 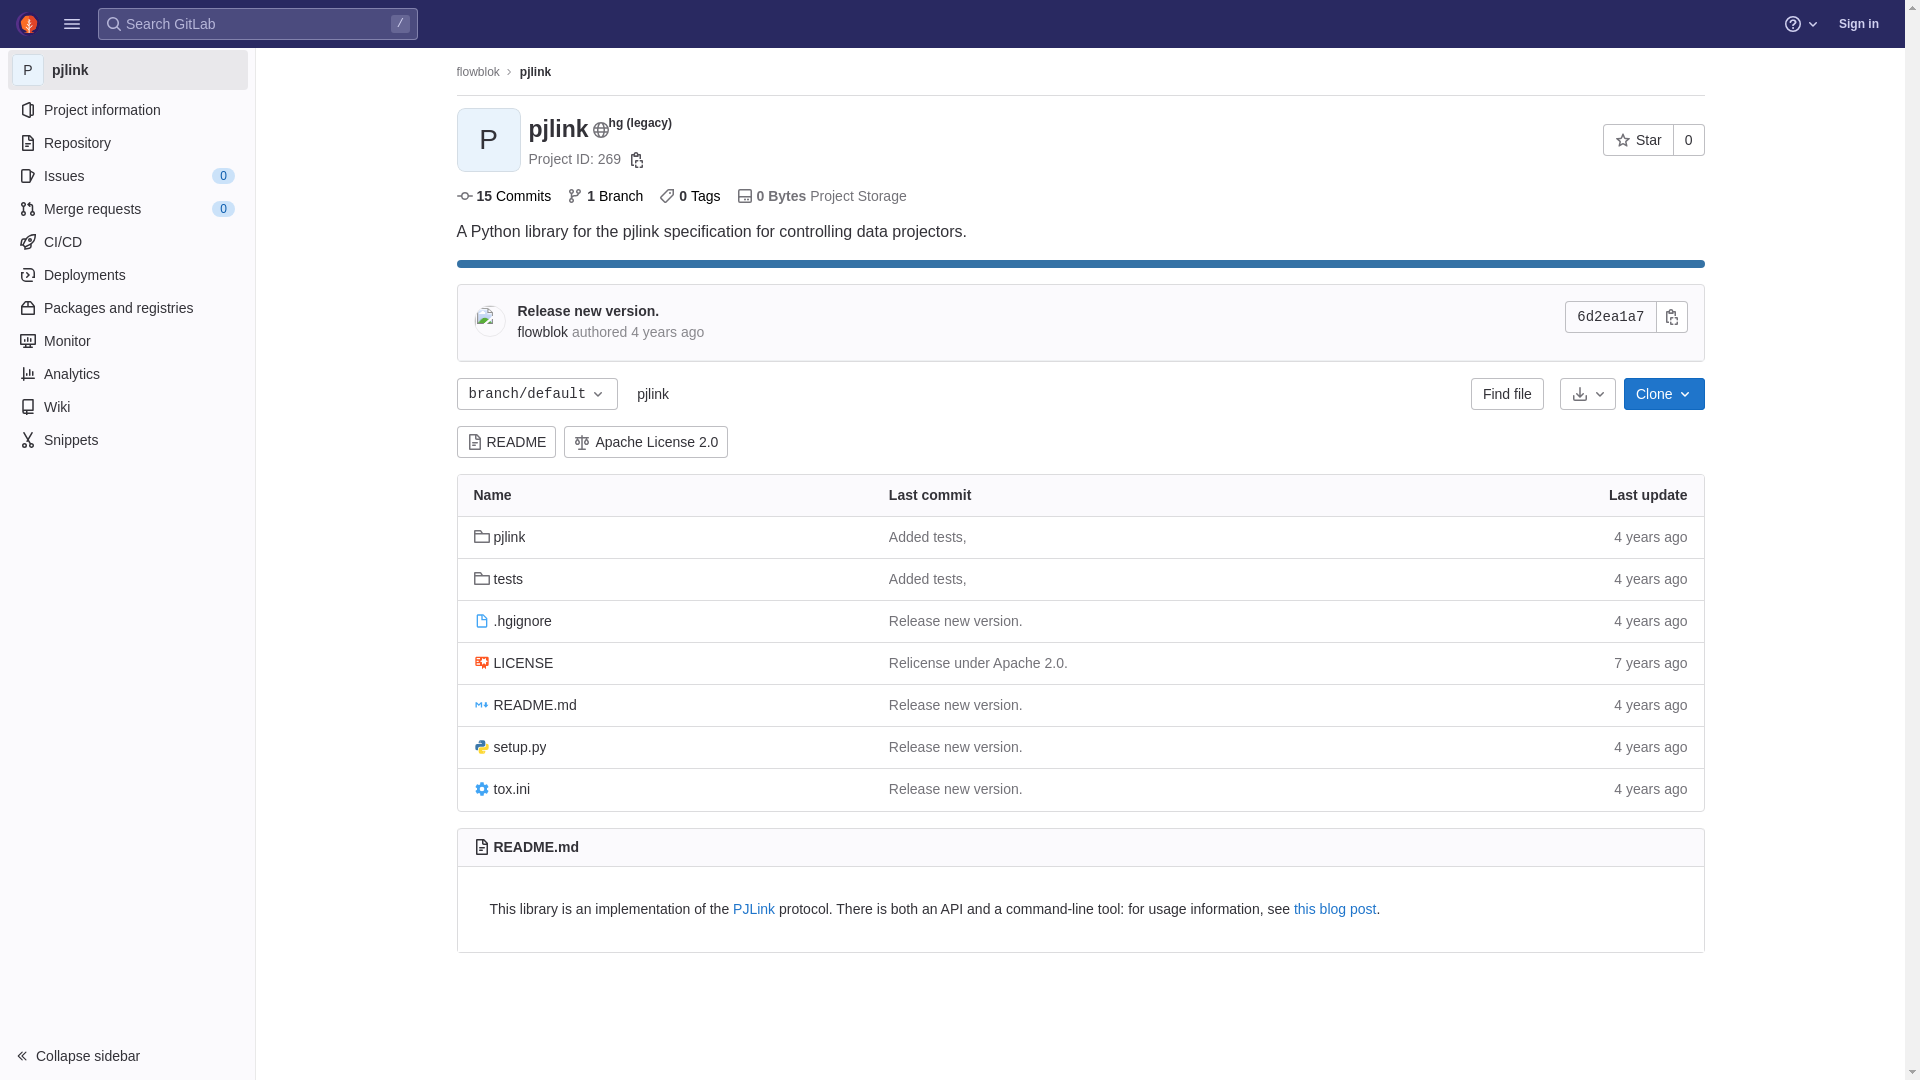 What do you see at coordinates (503, 196) in the screenshot?
I see `'15` at bounding box center [503, 196].